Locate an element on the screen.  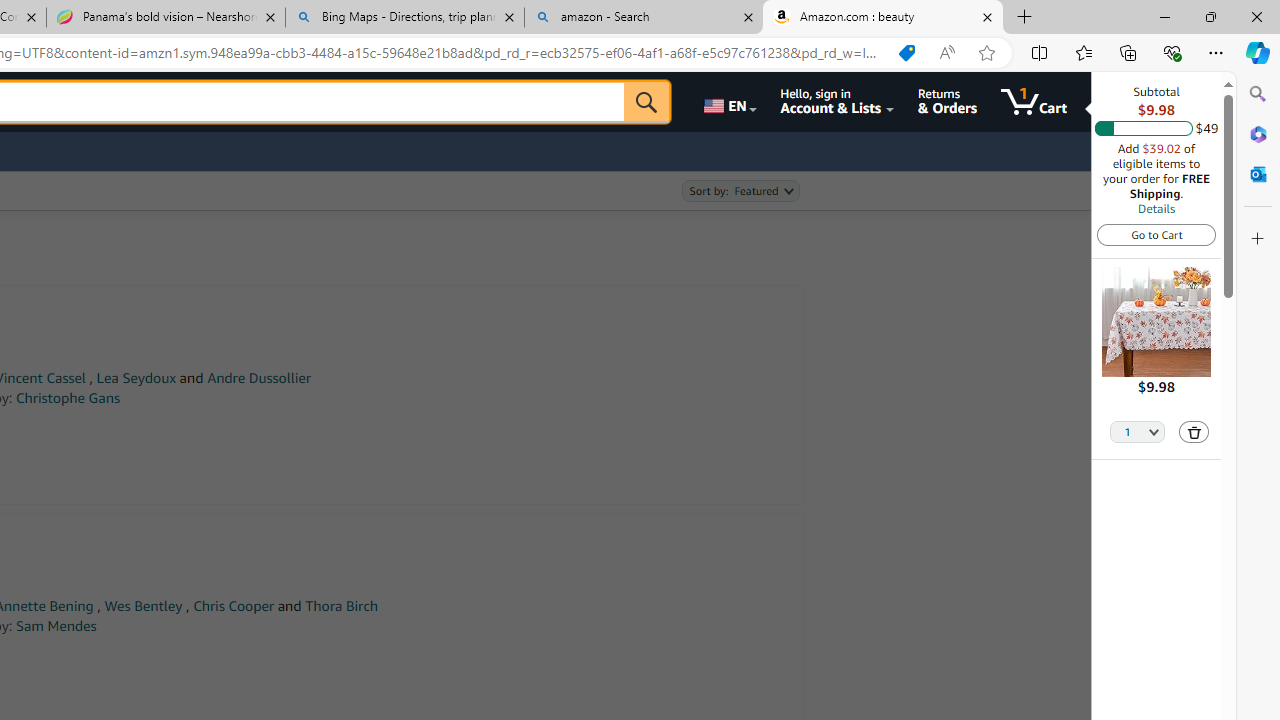
'Thora Birch' is located at coordinates (341, 605).